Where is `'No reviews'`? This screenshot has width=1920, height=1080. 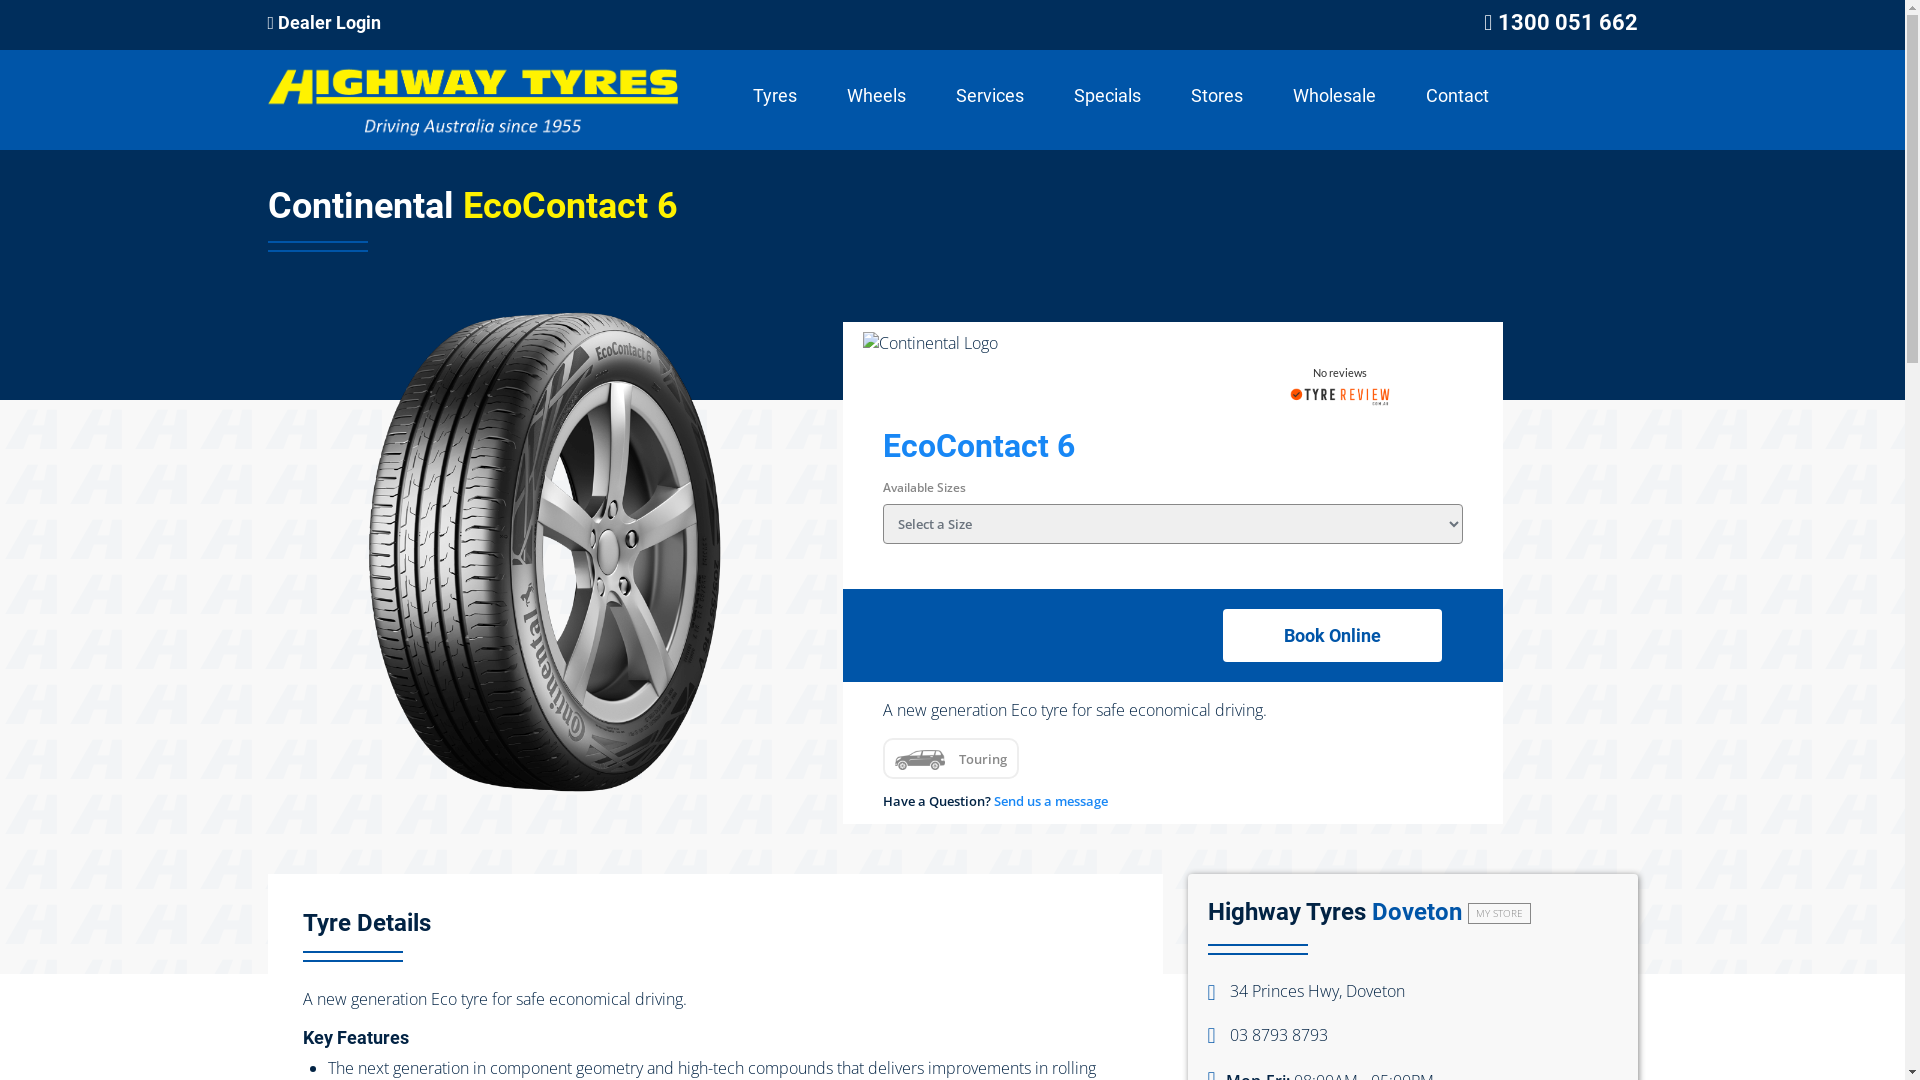 'No reviews' is located at coordinates (1339, 375).